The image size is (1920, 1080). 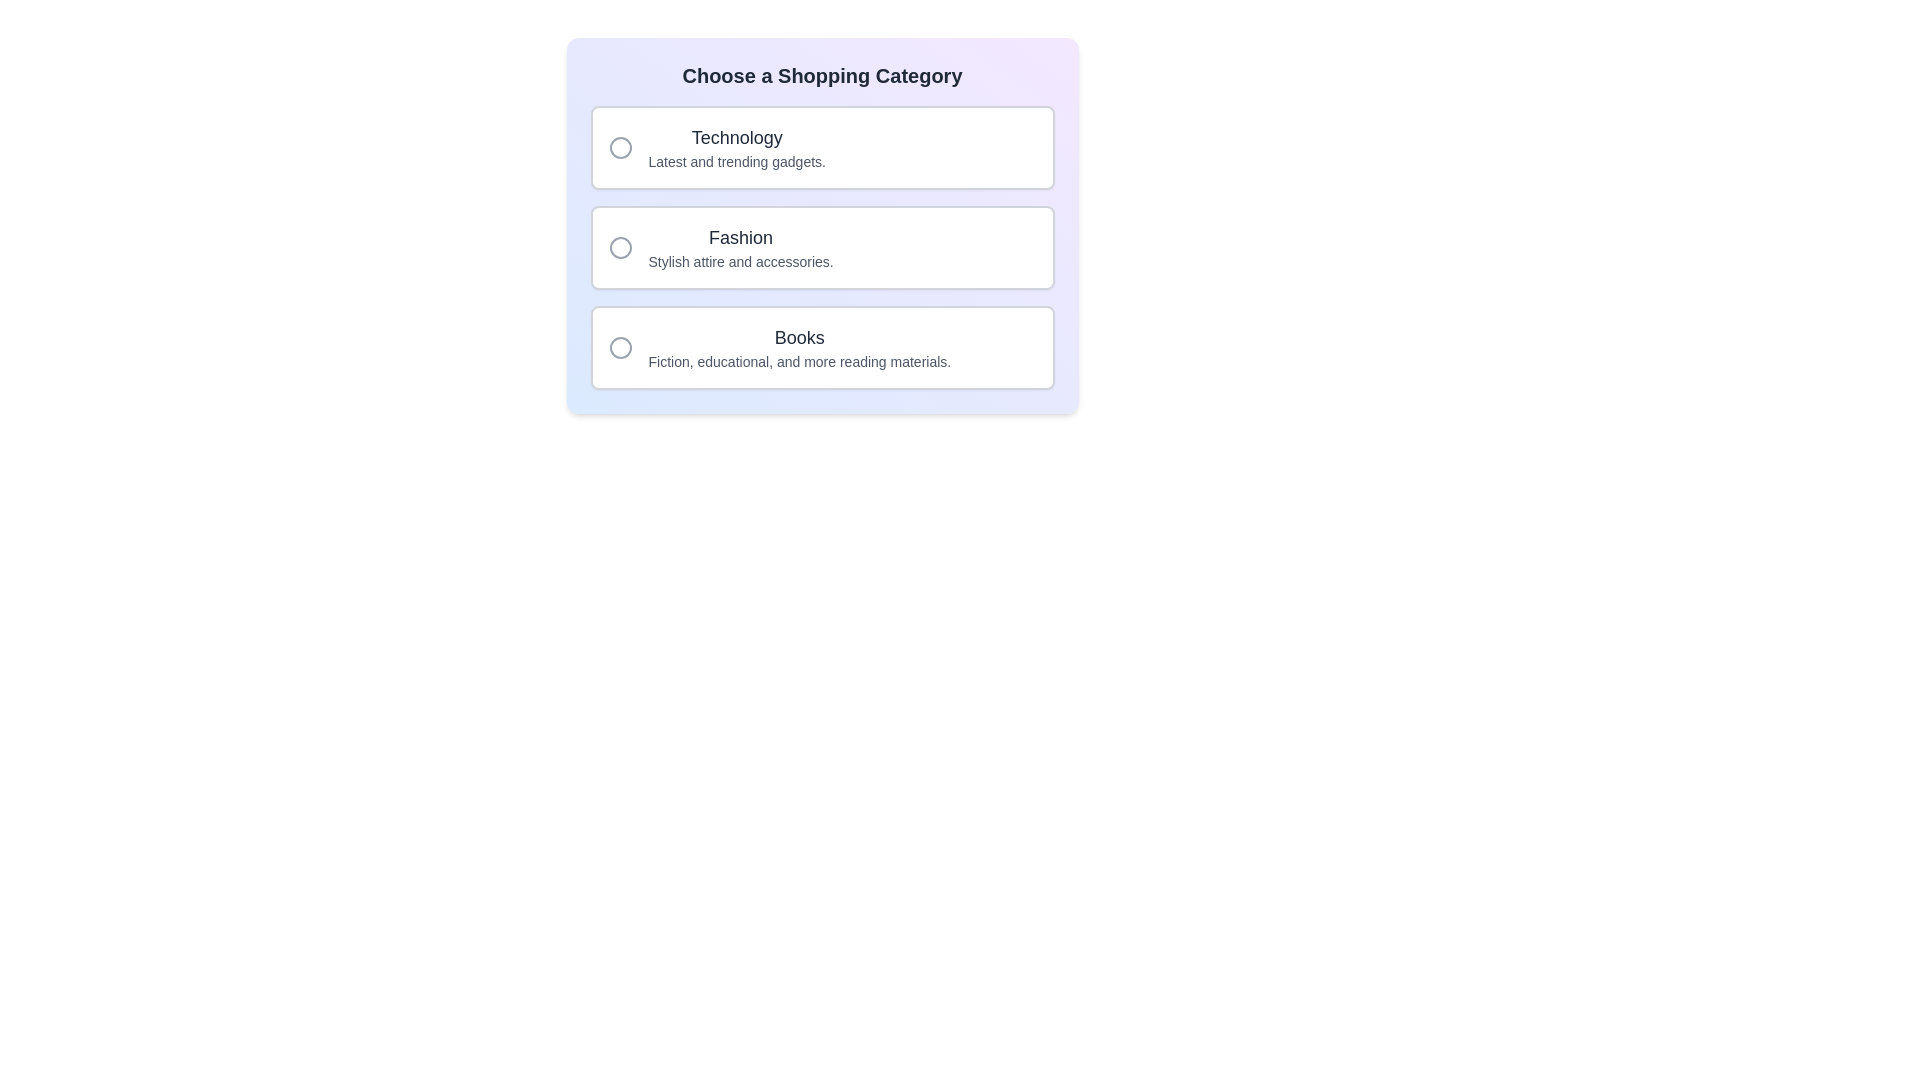 I want to click on the Text Label that describes the 'Fashion' shopping category, located between 'Technology' and 'Books' in the vertical list of shopping categories, so click(x=740, y=246).